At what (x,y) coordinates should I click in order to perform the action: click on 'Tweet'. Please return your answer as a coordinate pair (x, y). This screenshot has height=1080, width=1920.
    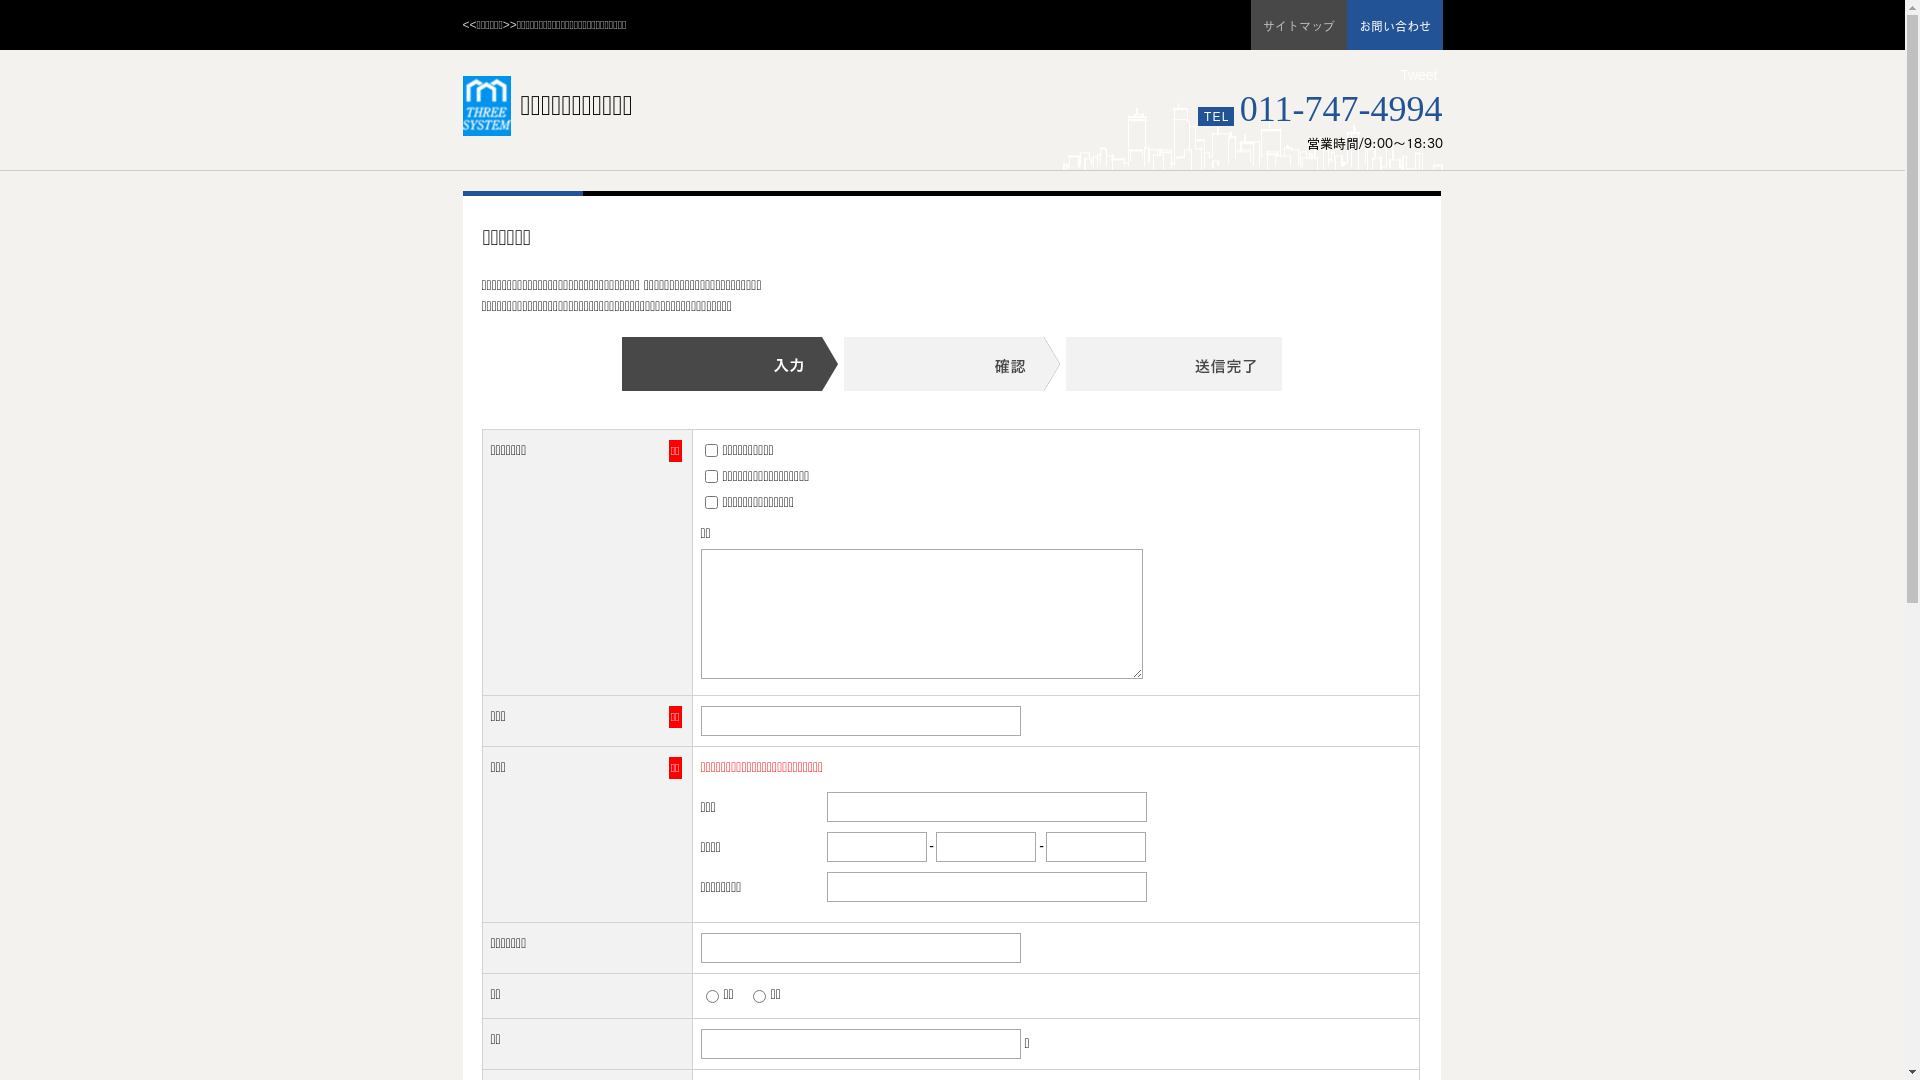
    Looking at the image, I should click on (1399, 73).